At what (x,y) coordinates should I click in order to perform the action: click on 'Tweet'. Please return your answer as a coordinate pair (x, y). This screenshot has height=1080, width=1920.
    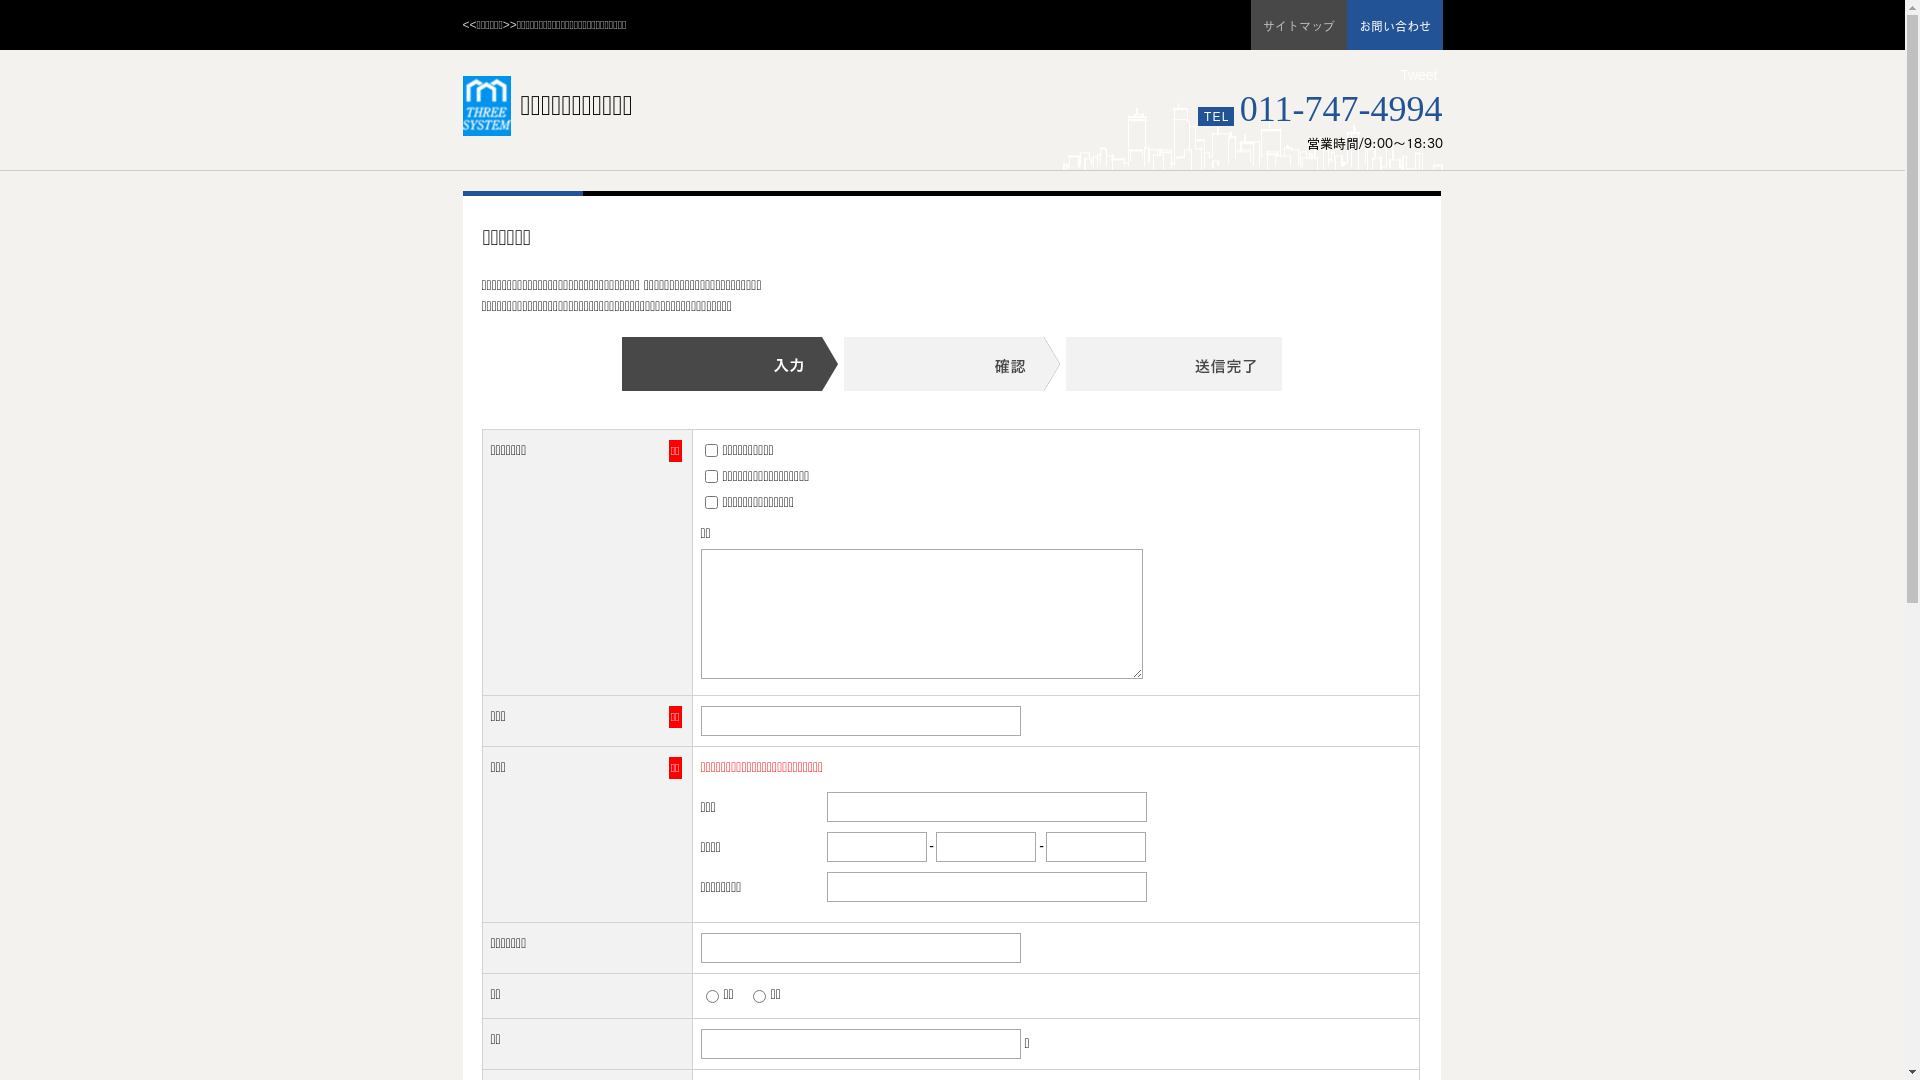
    Looking at the image, I should click on (1399, 73).